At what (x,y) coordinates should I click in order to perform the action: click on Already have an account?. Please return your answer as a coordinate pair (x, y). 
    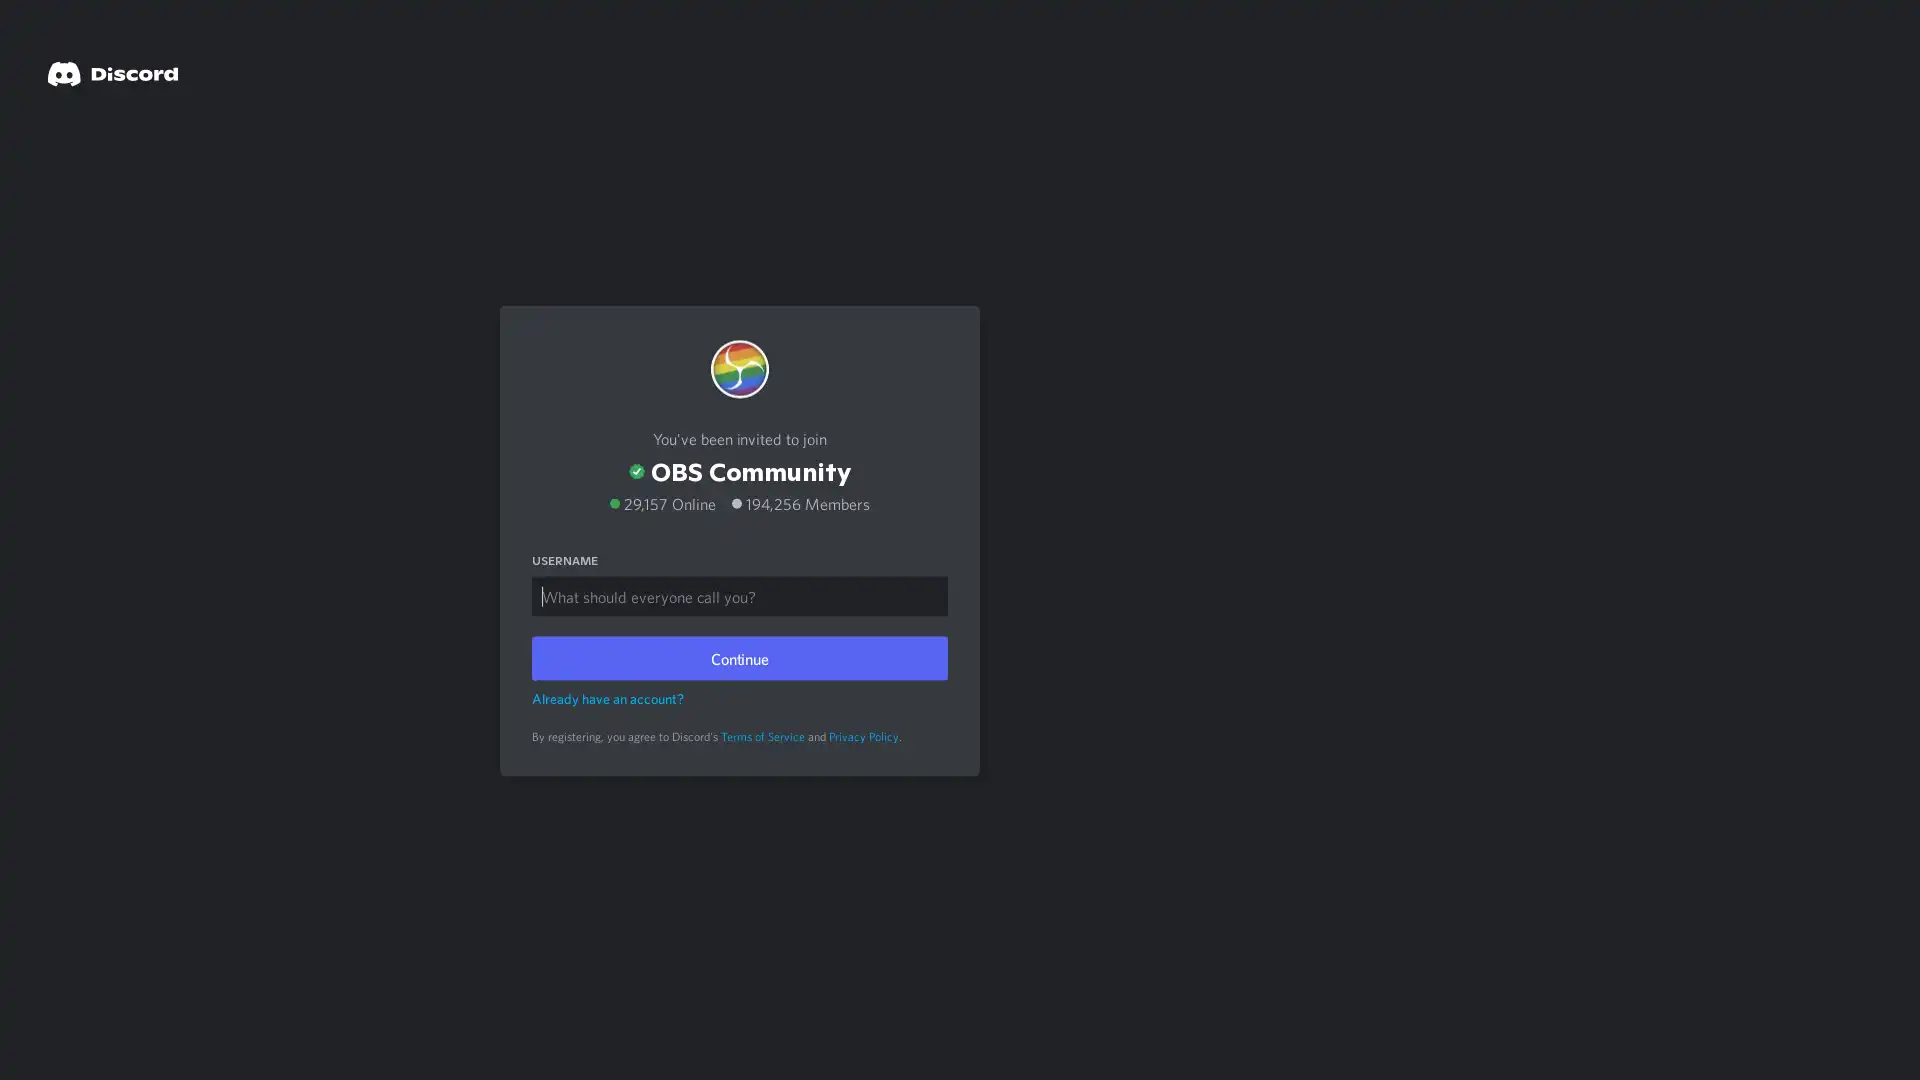
    Looking at the image, I should click on (607, 696).